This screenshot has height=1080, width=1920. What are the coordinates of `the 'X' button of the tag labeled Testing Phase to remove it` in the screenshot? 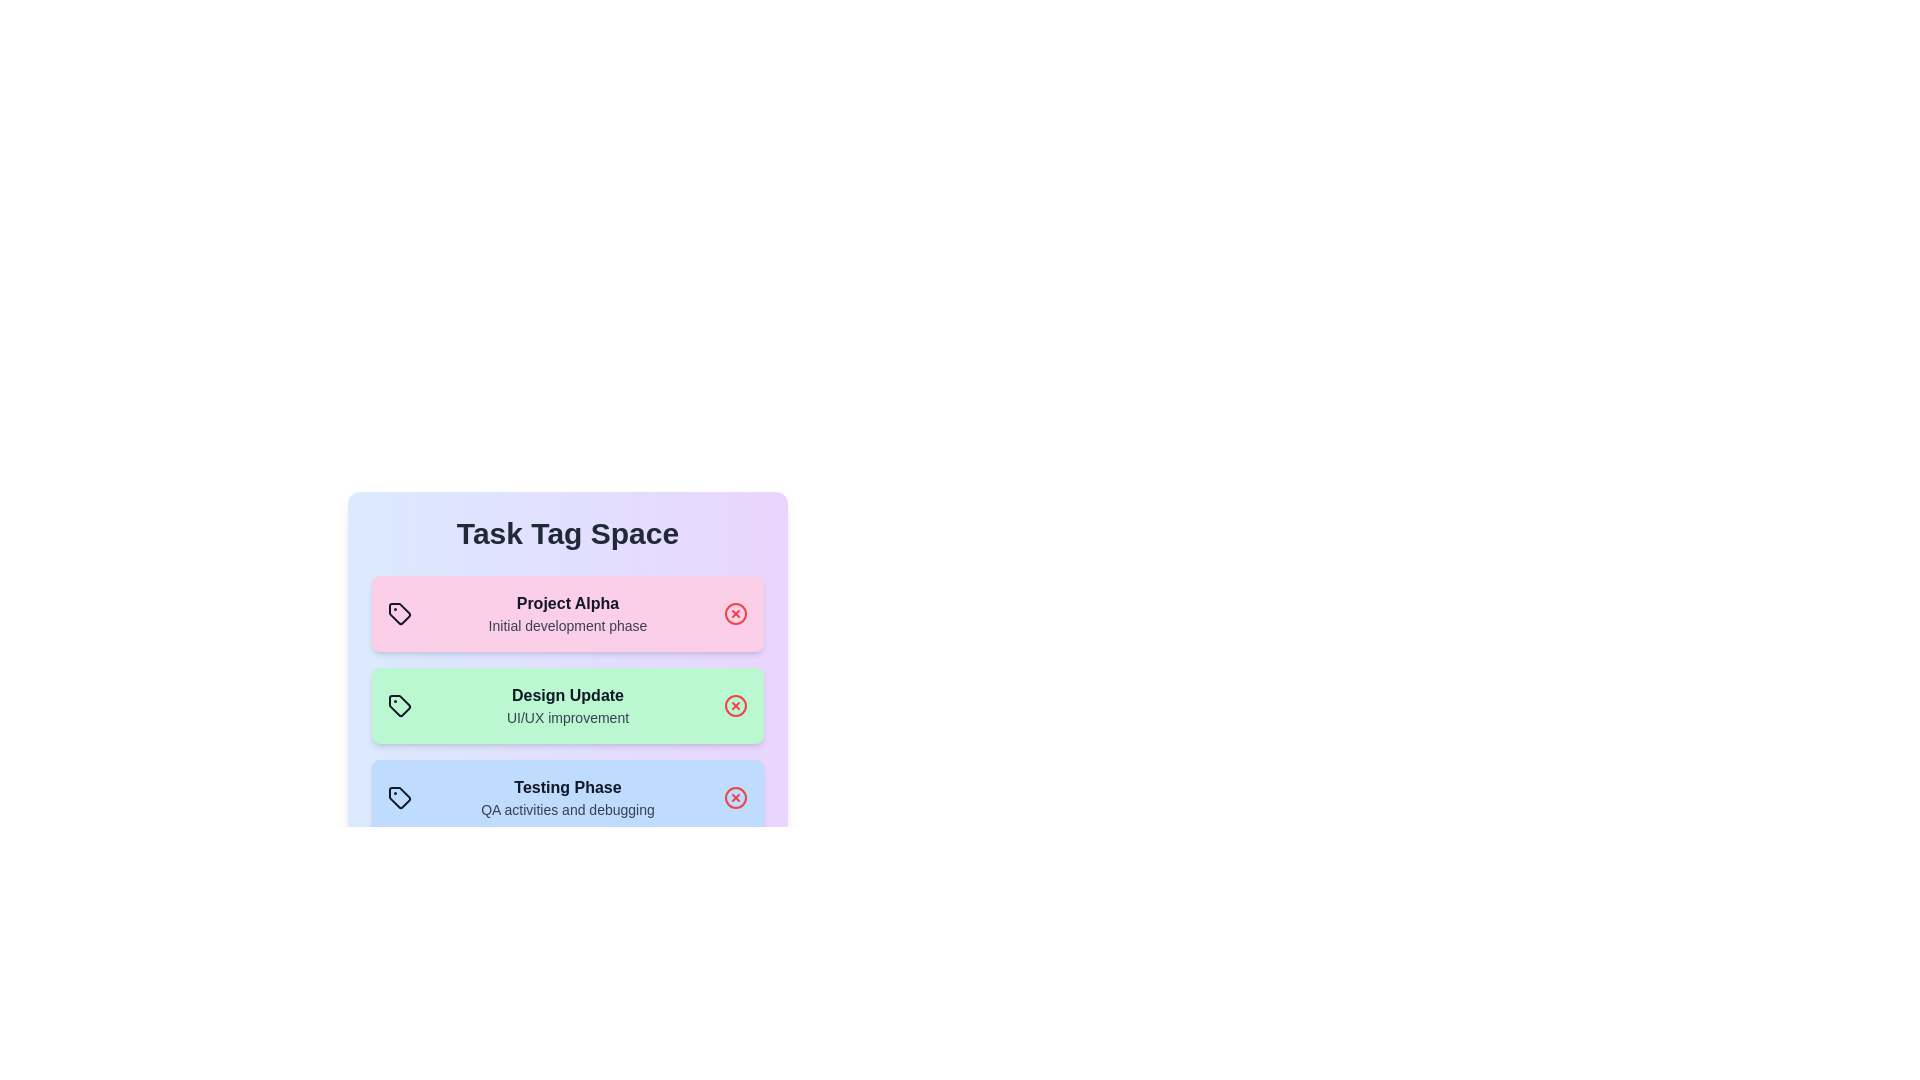 It's located at (734, 797).